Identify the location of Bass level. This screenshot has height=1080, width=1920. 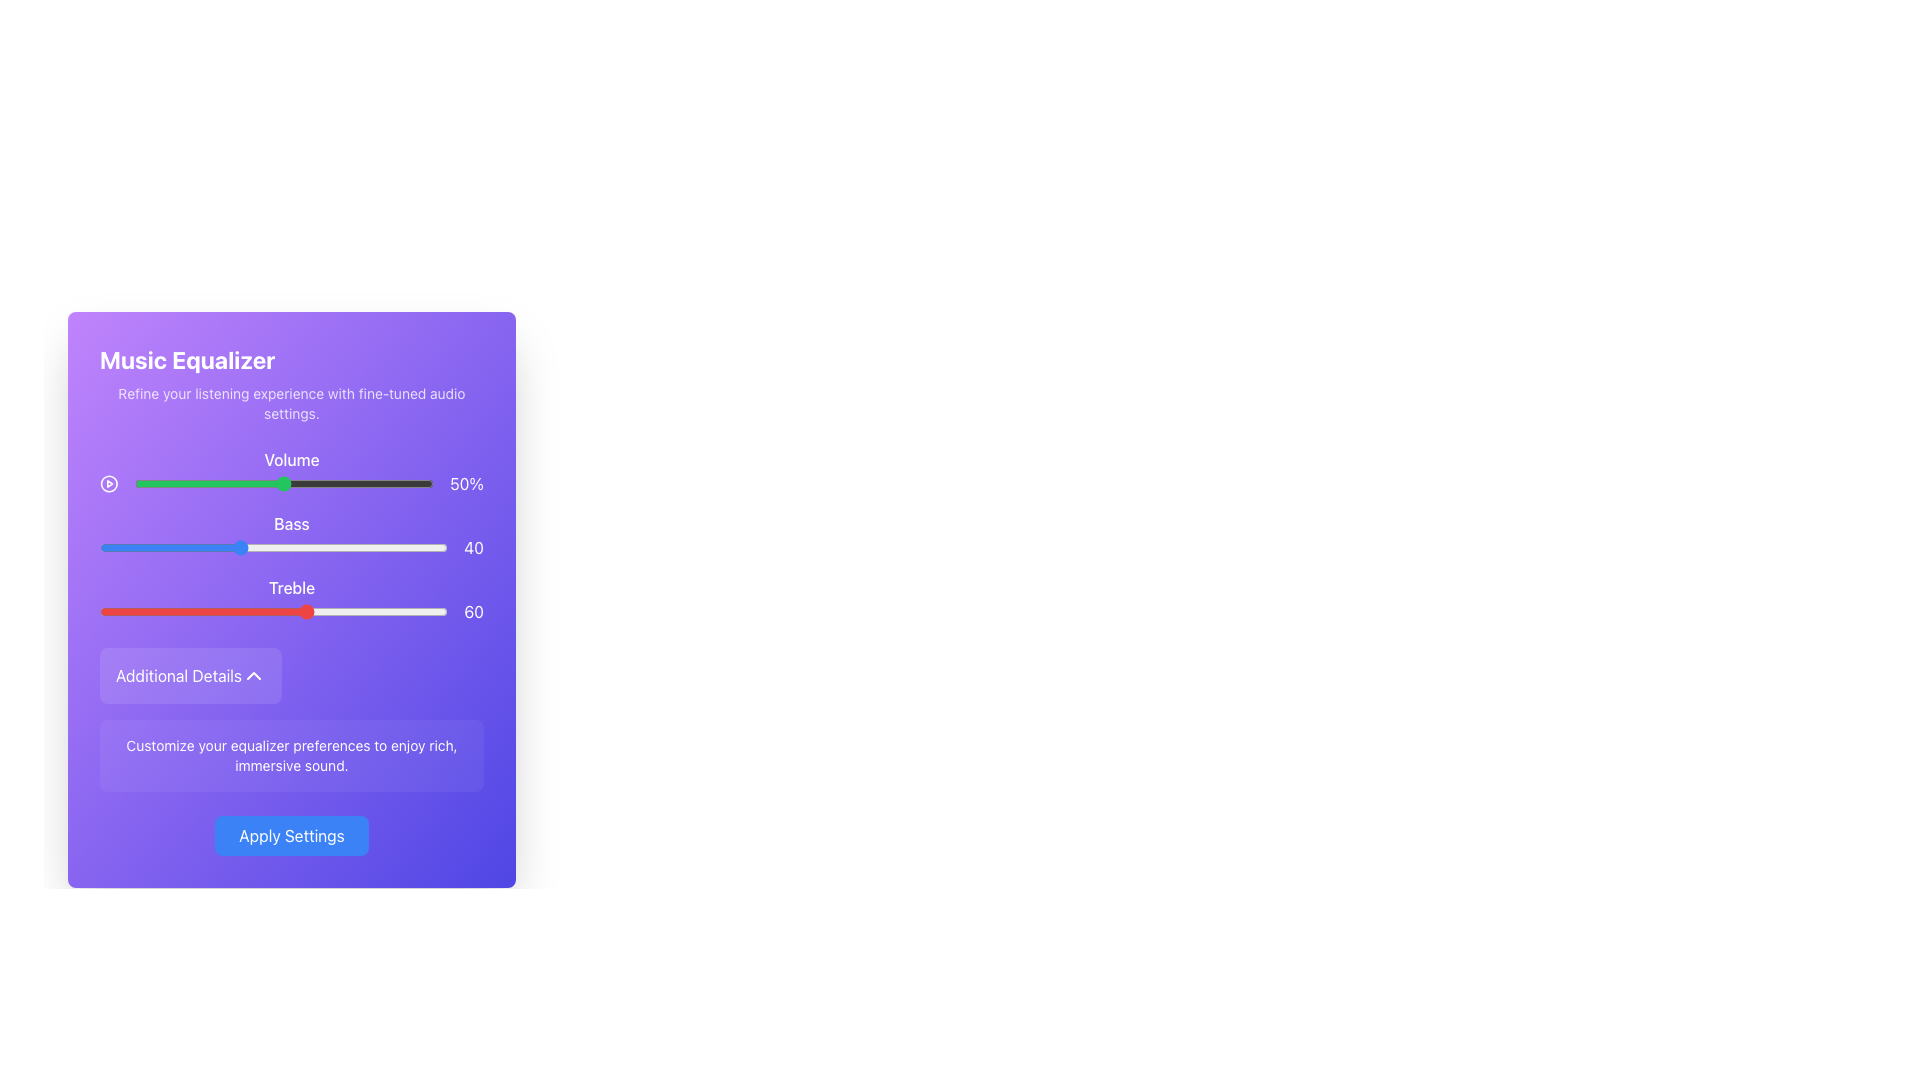
(396, 547).